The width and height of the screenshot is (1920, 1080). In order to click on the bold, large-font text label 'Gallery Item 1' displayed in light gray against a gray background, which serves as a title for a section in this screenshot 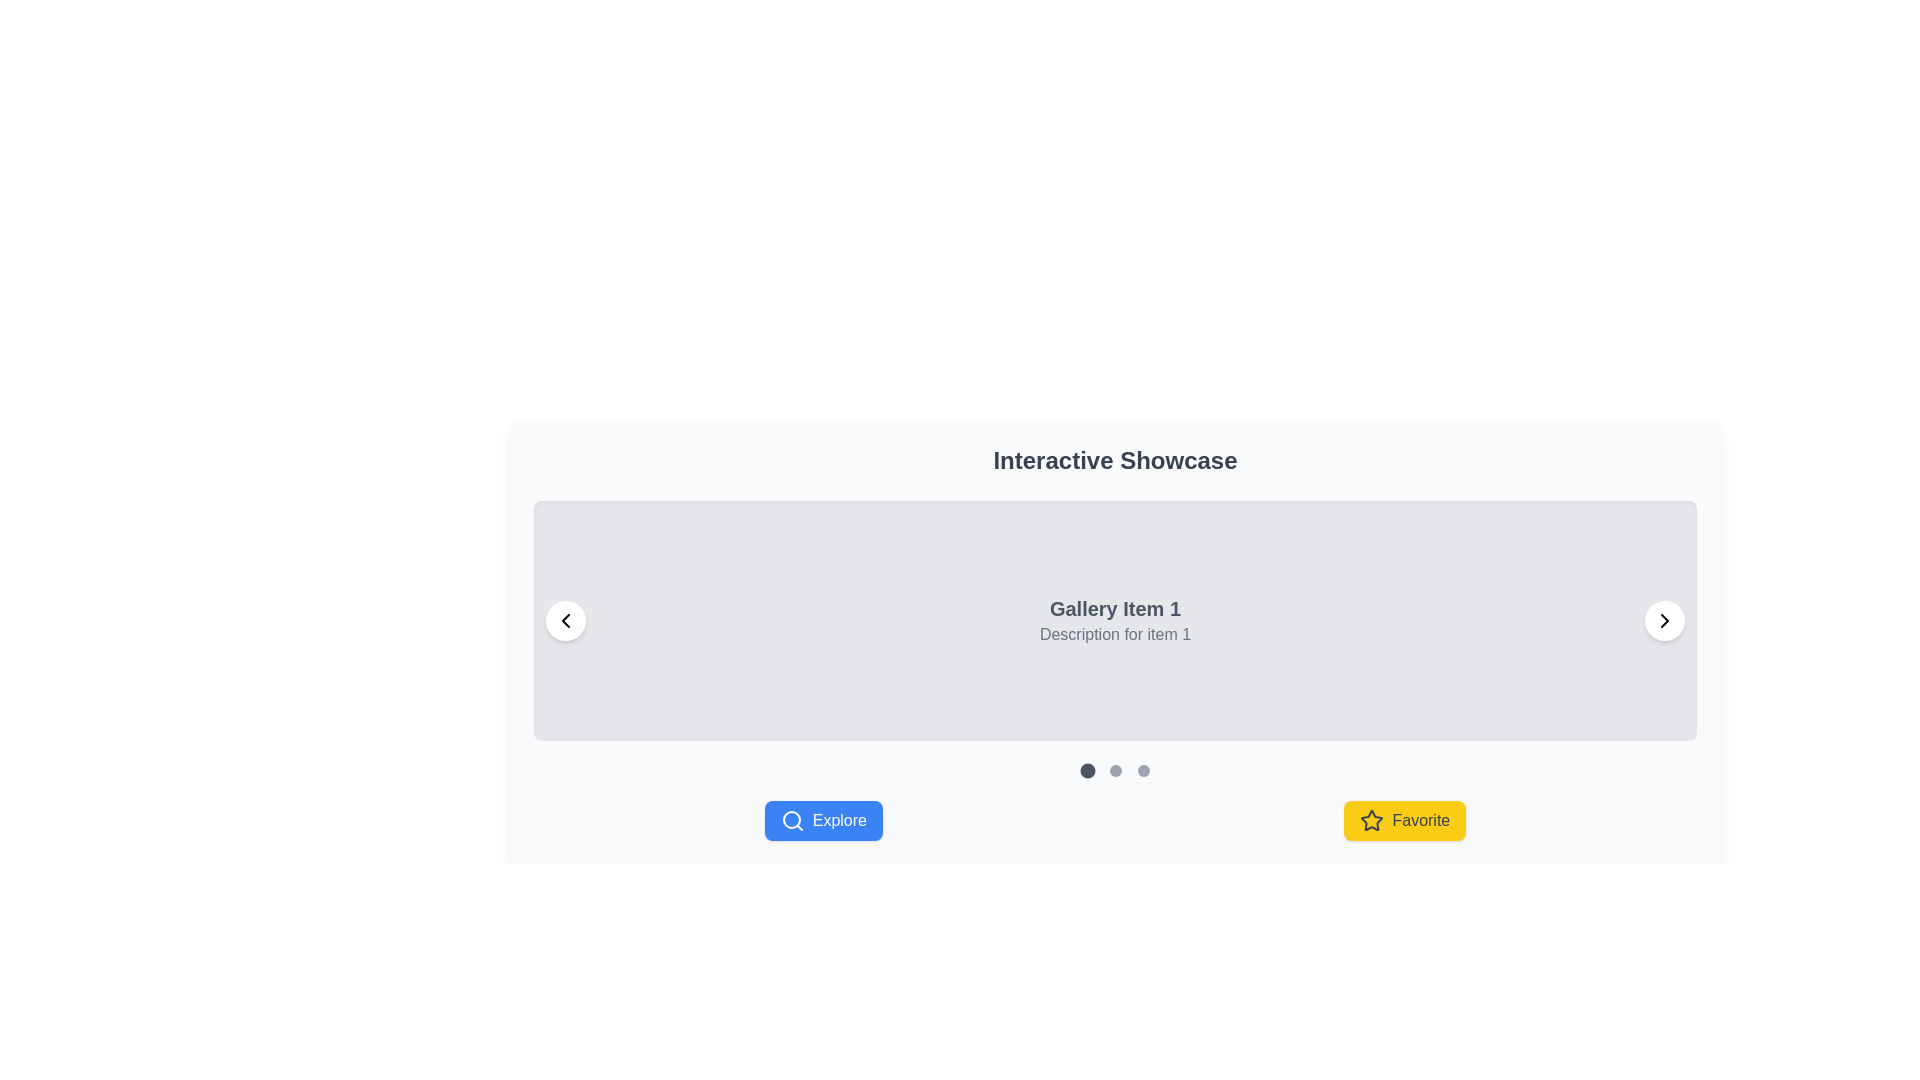, I will do `click(1114, 608)`.